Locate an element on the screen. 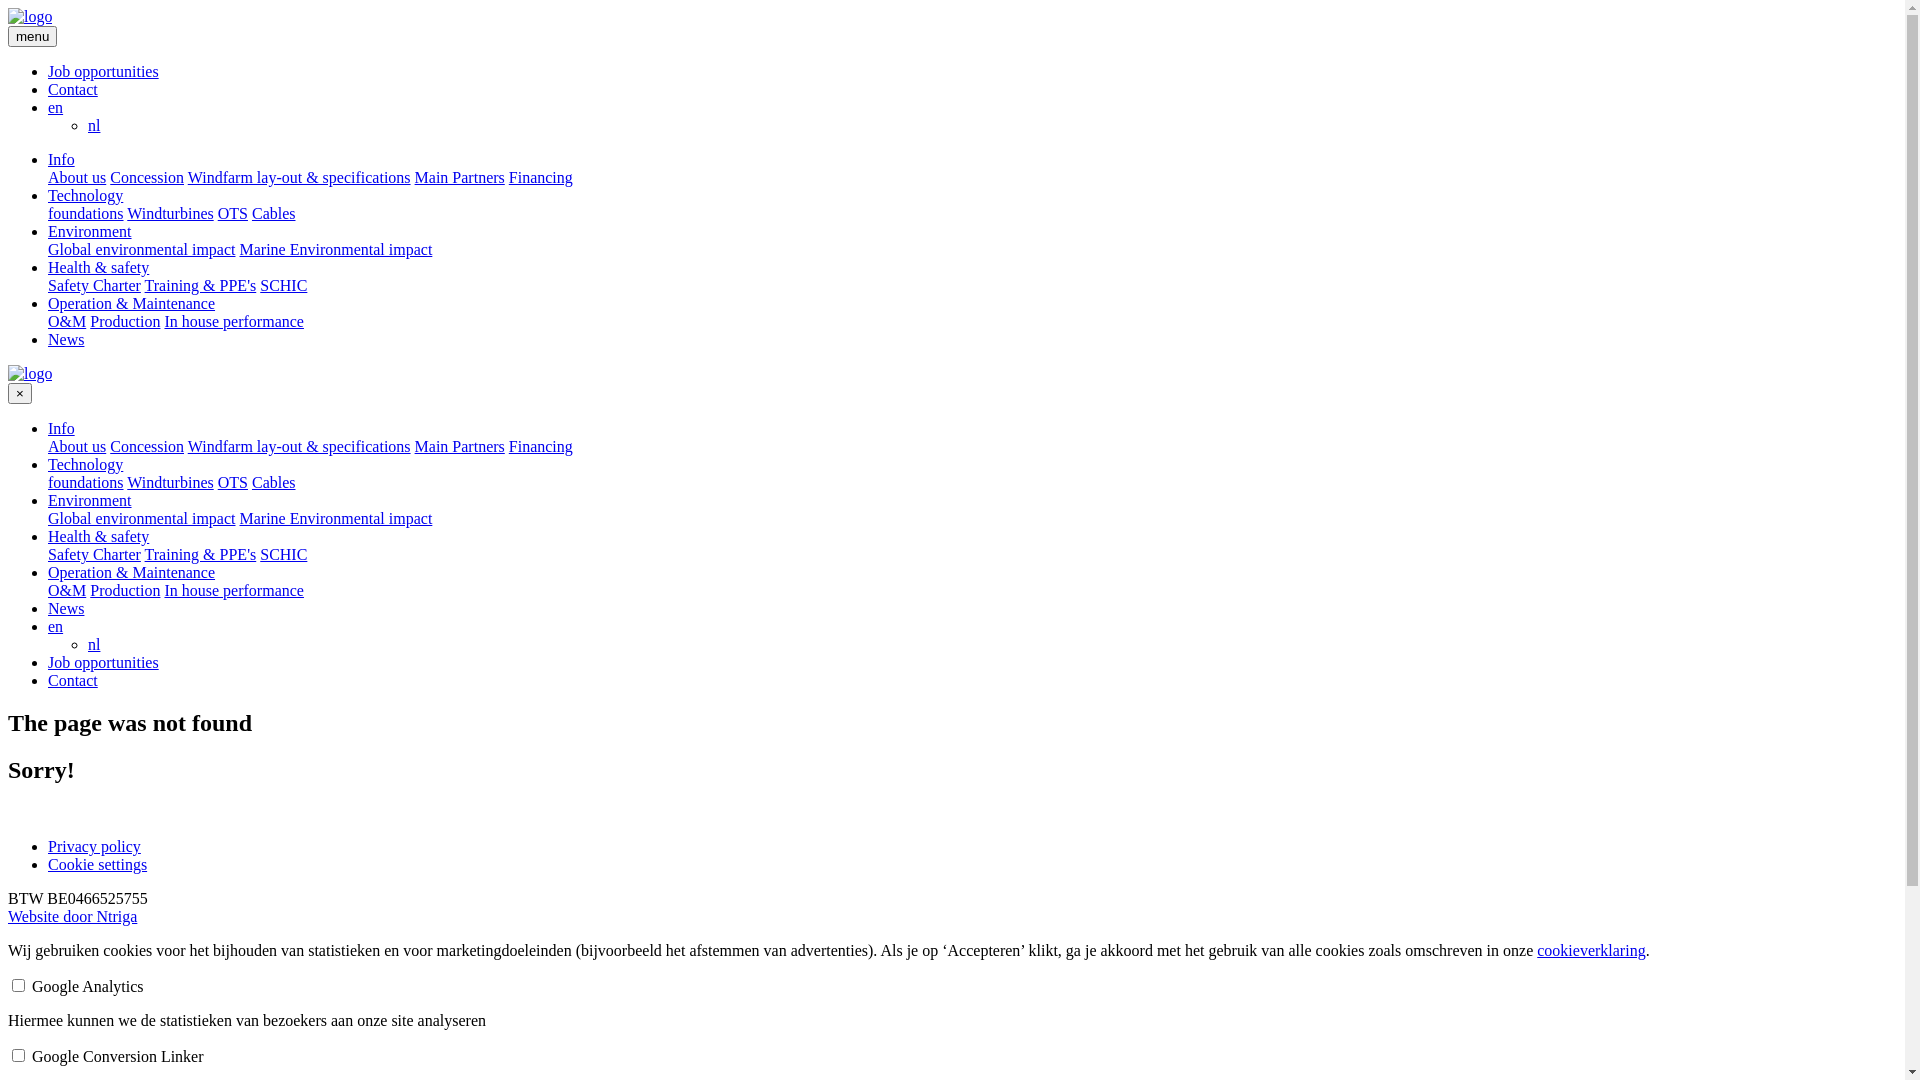  'OTS' is located at coordinates (233, 213).